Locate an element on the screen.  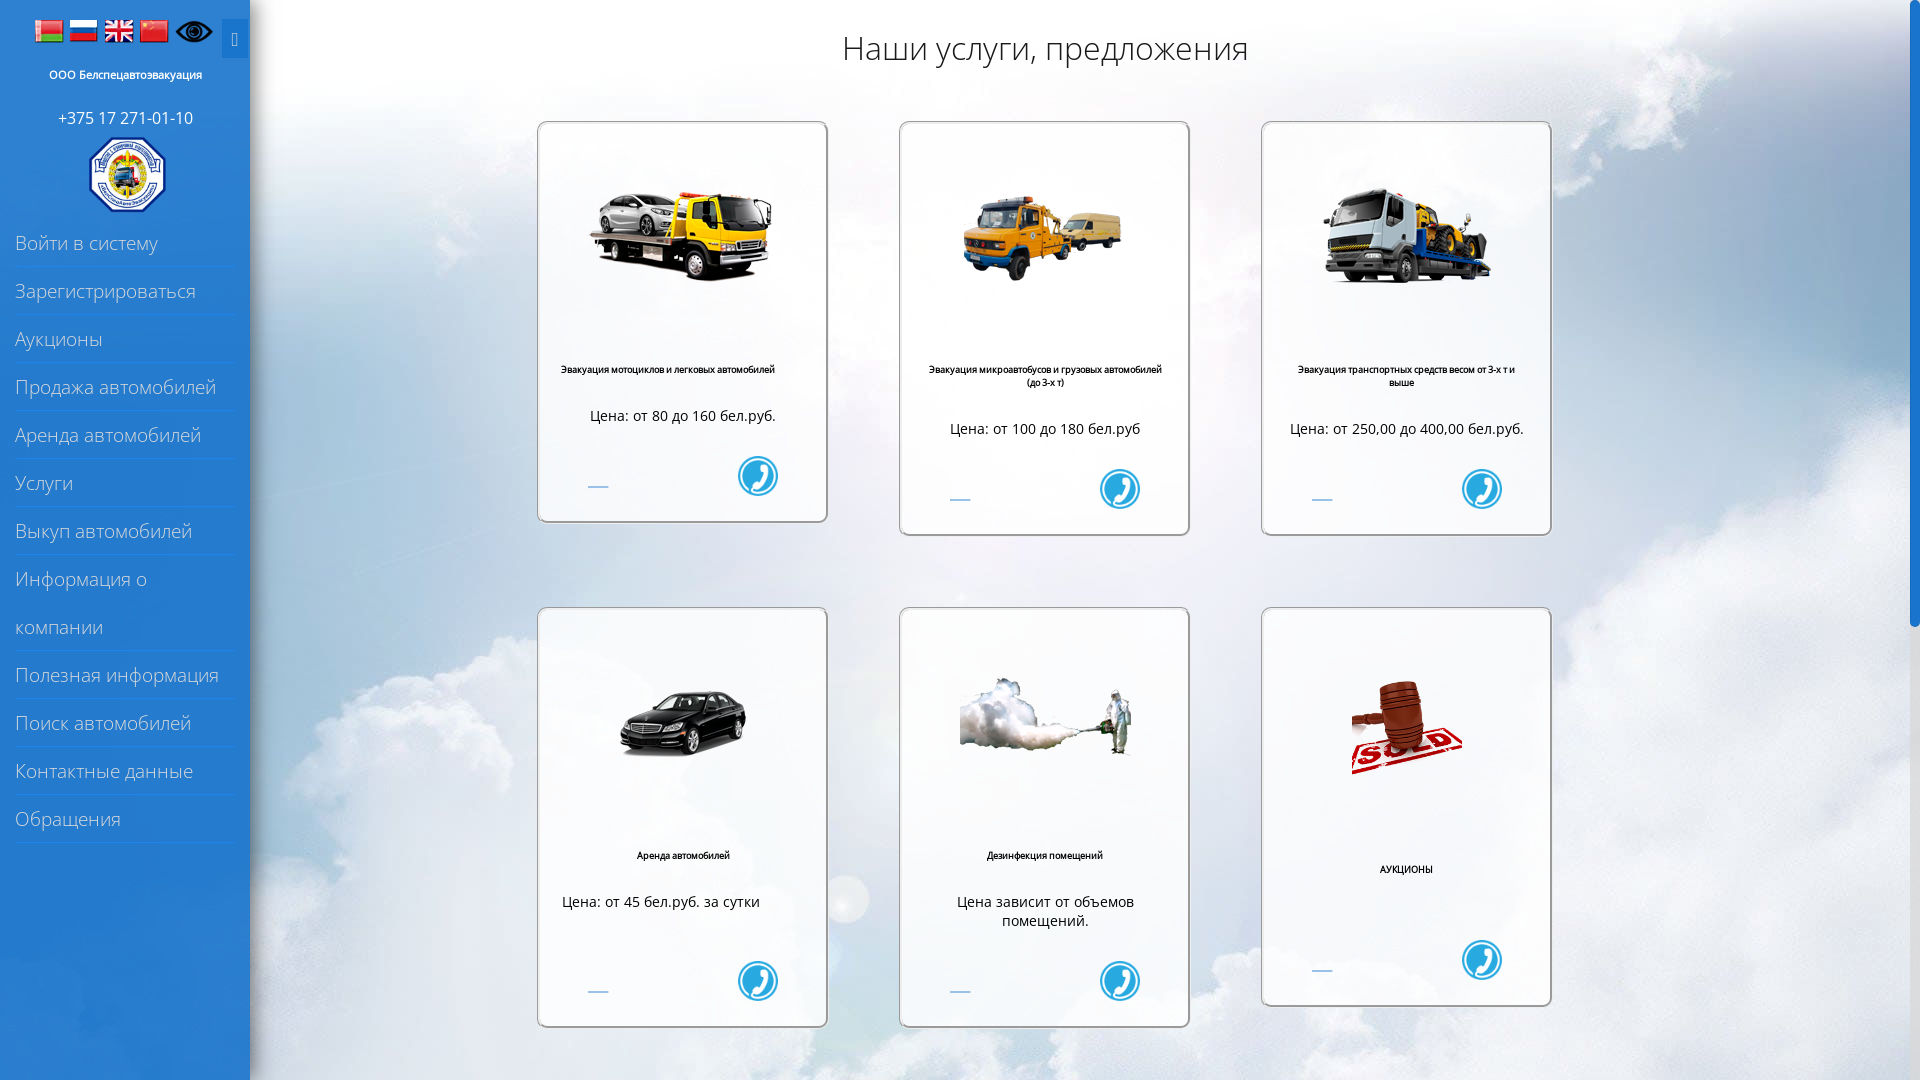
'Russia' is located at coordinates (84, 31).